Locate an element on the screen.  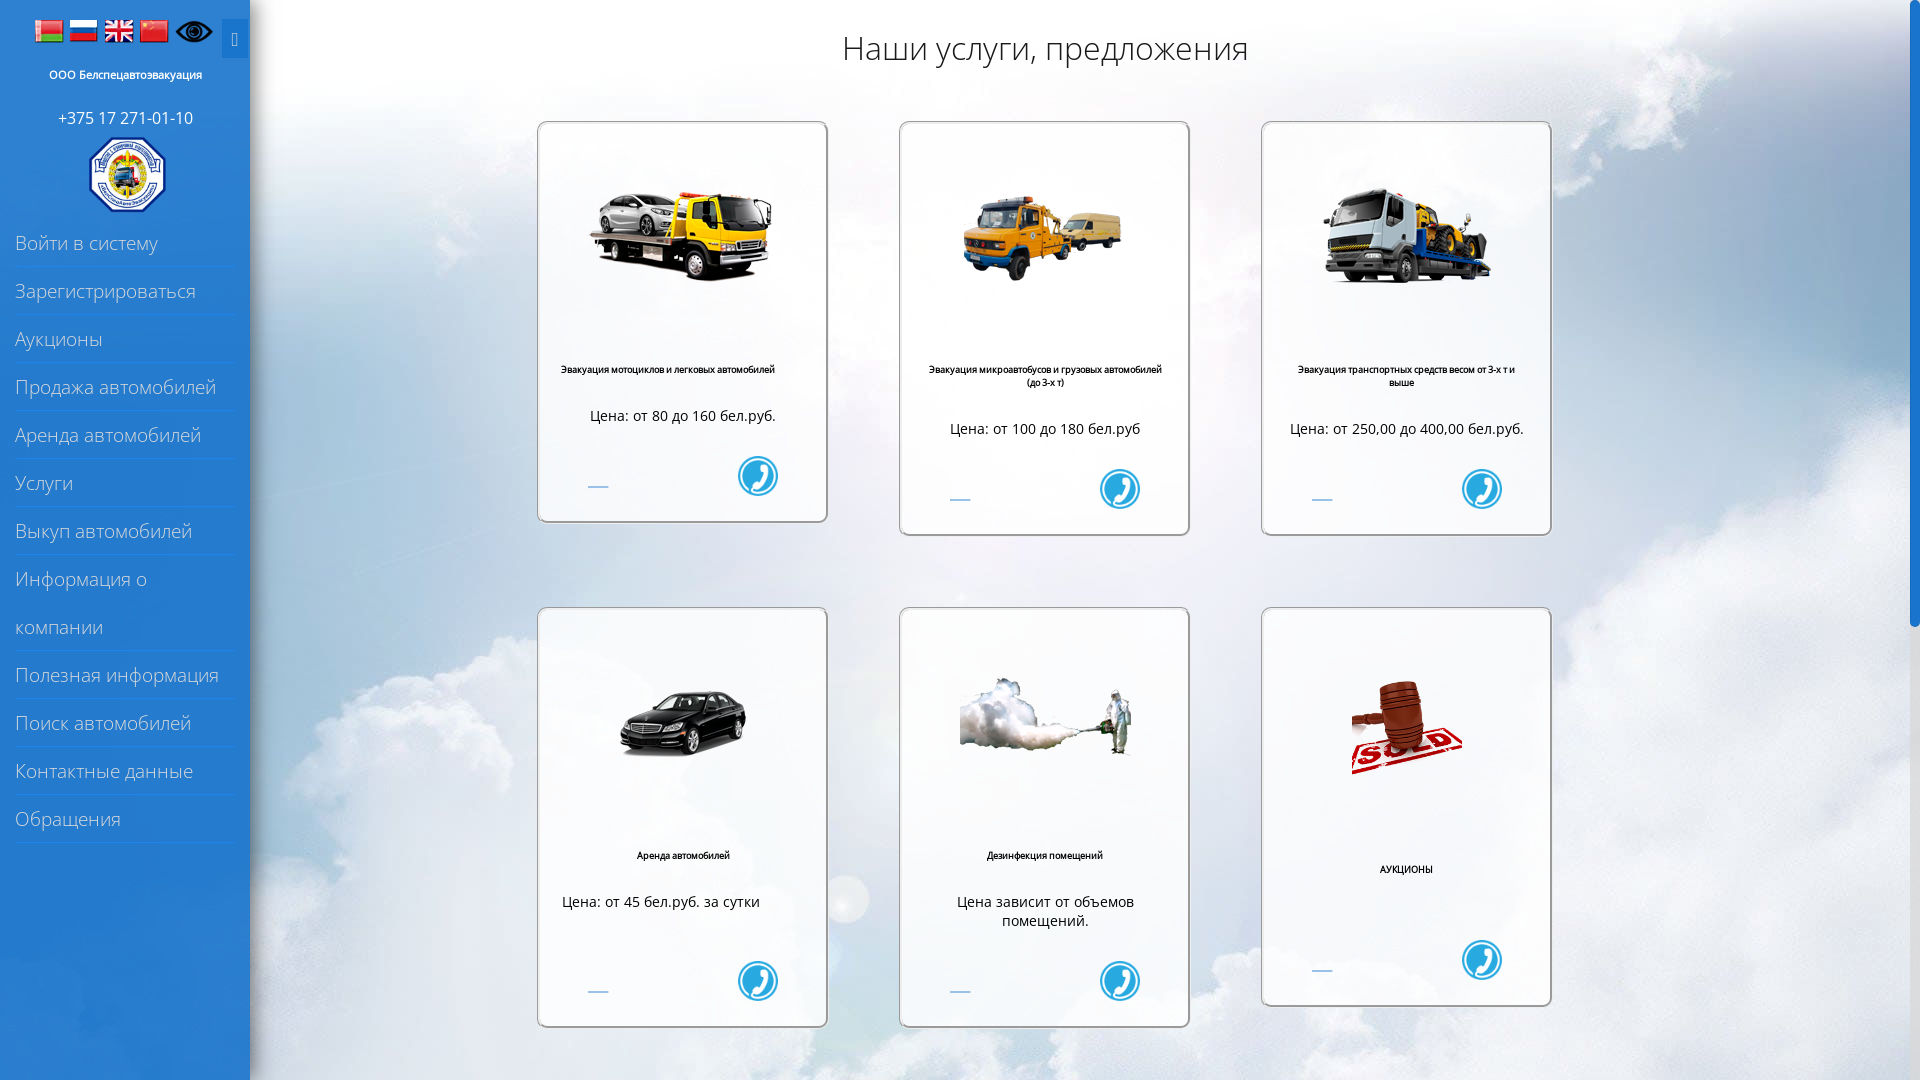
'Russia' is located at coordinates (84, 31).